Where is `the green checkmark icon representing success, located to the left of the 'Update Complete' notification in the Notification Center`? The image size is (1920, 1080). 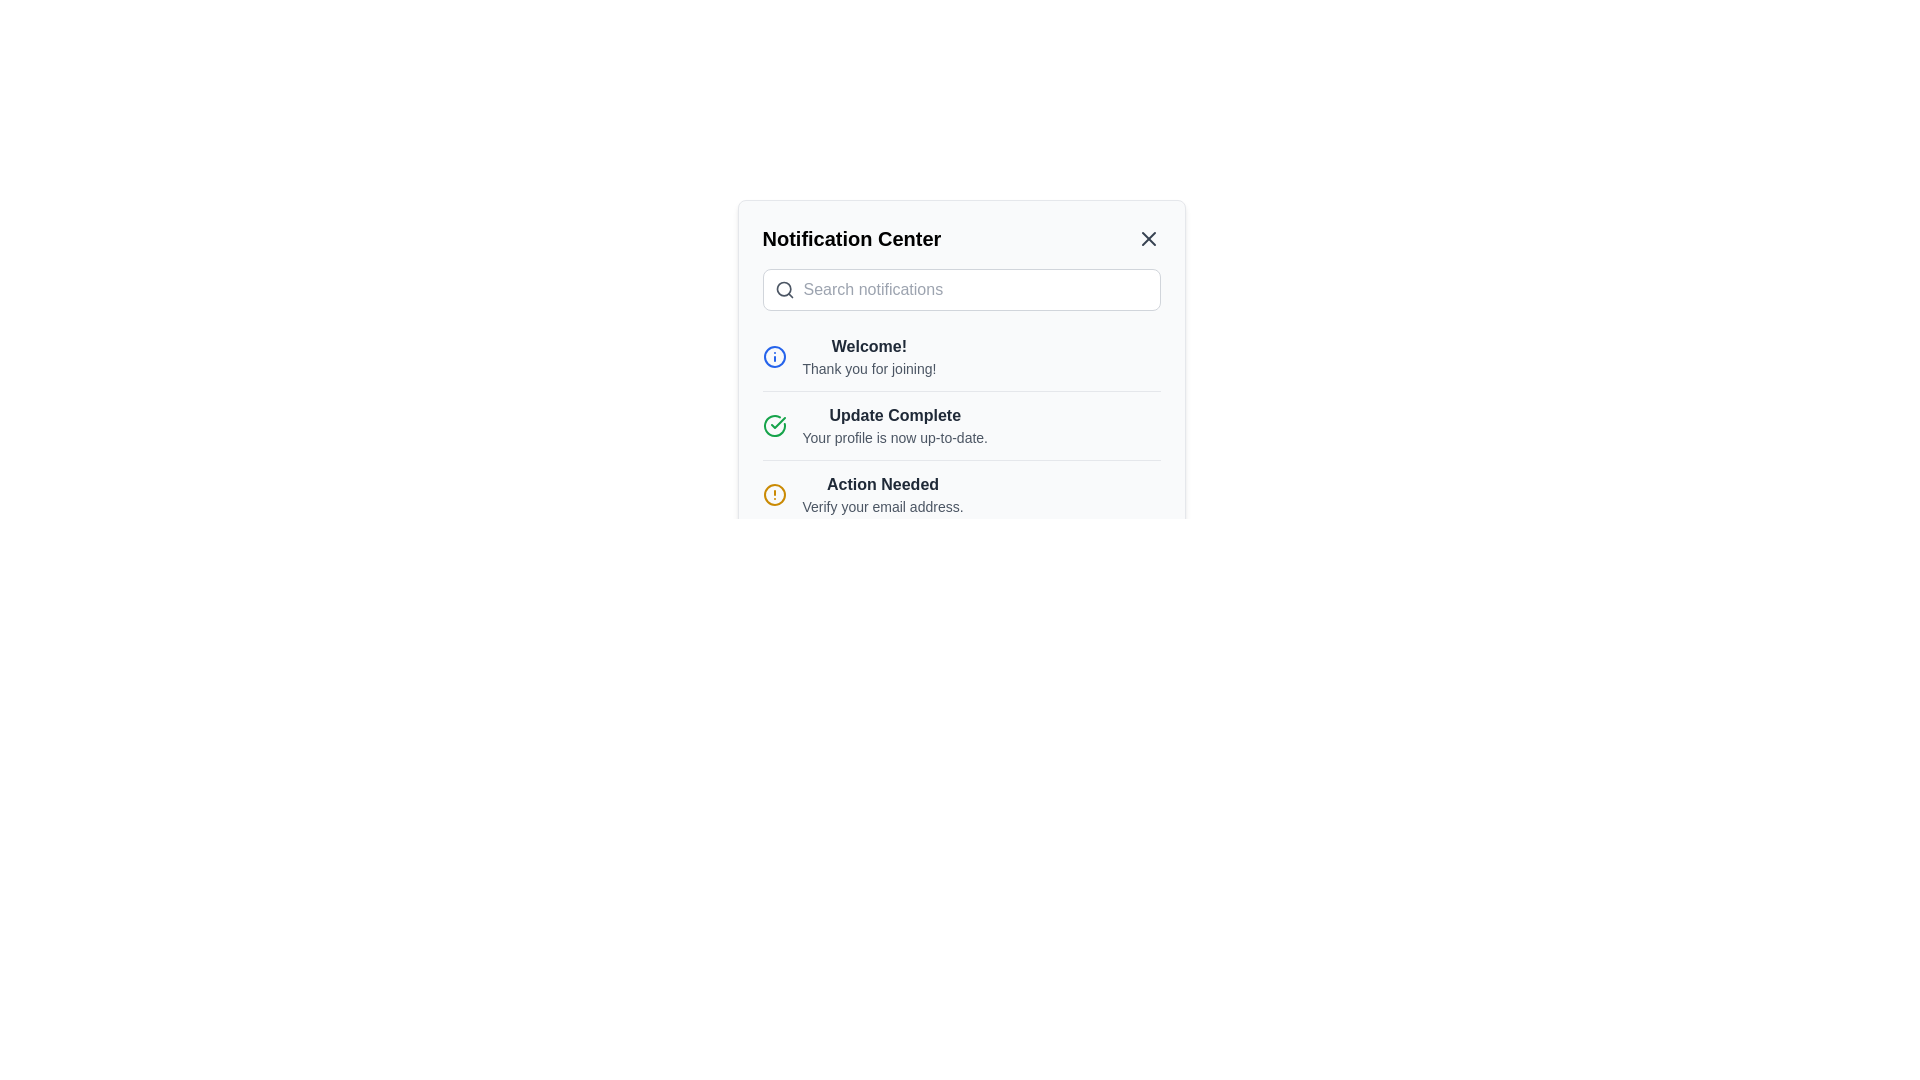
the green checkmark icon representing success, located to the left of the 'Update Complete' notification in the Notification Center is located at coordinates (776, 422).